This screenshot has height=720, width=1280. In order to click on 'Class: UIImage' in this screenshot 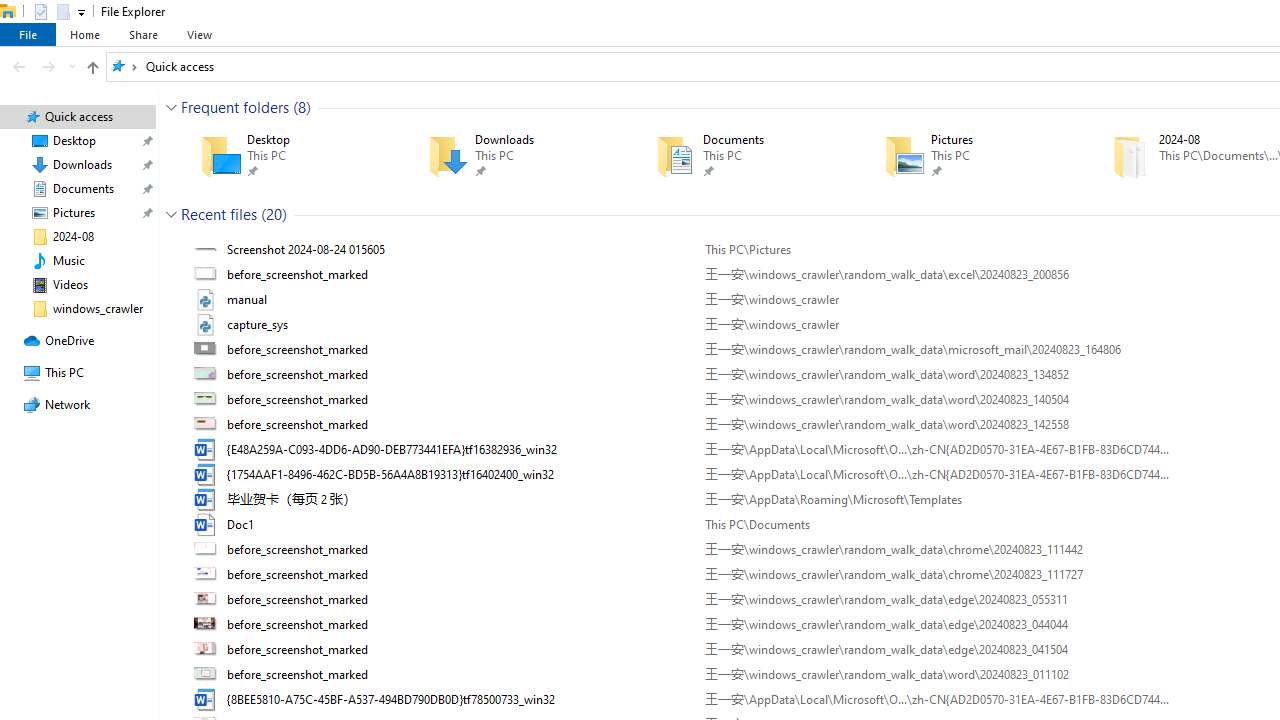, I will do `click(207, 698)`.